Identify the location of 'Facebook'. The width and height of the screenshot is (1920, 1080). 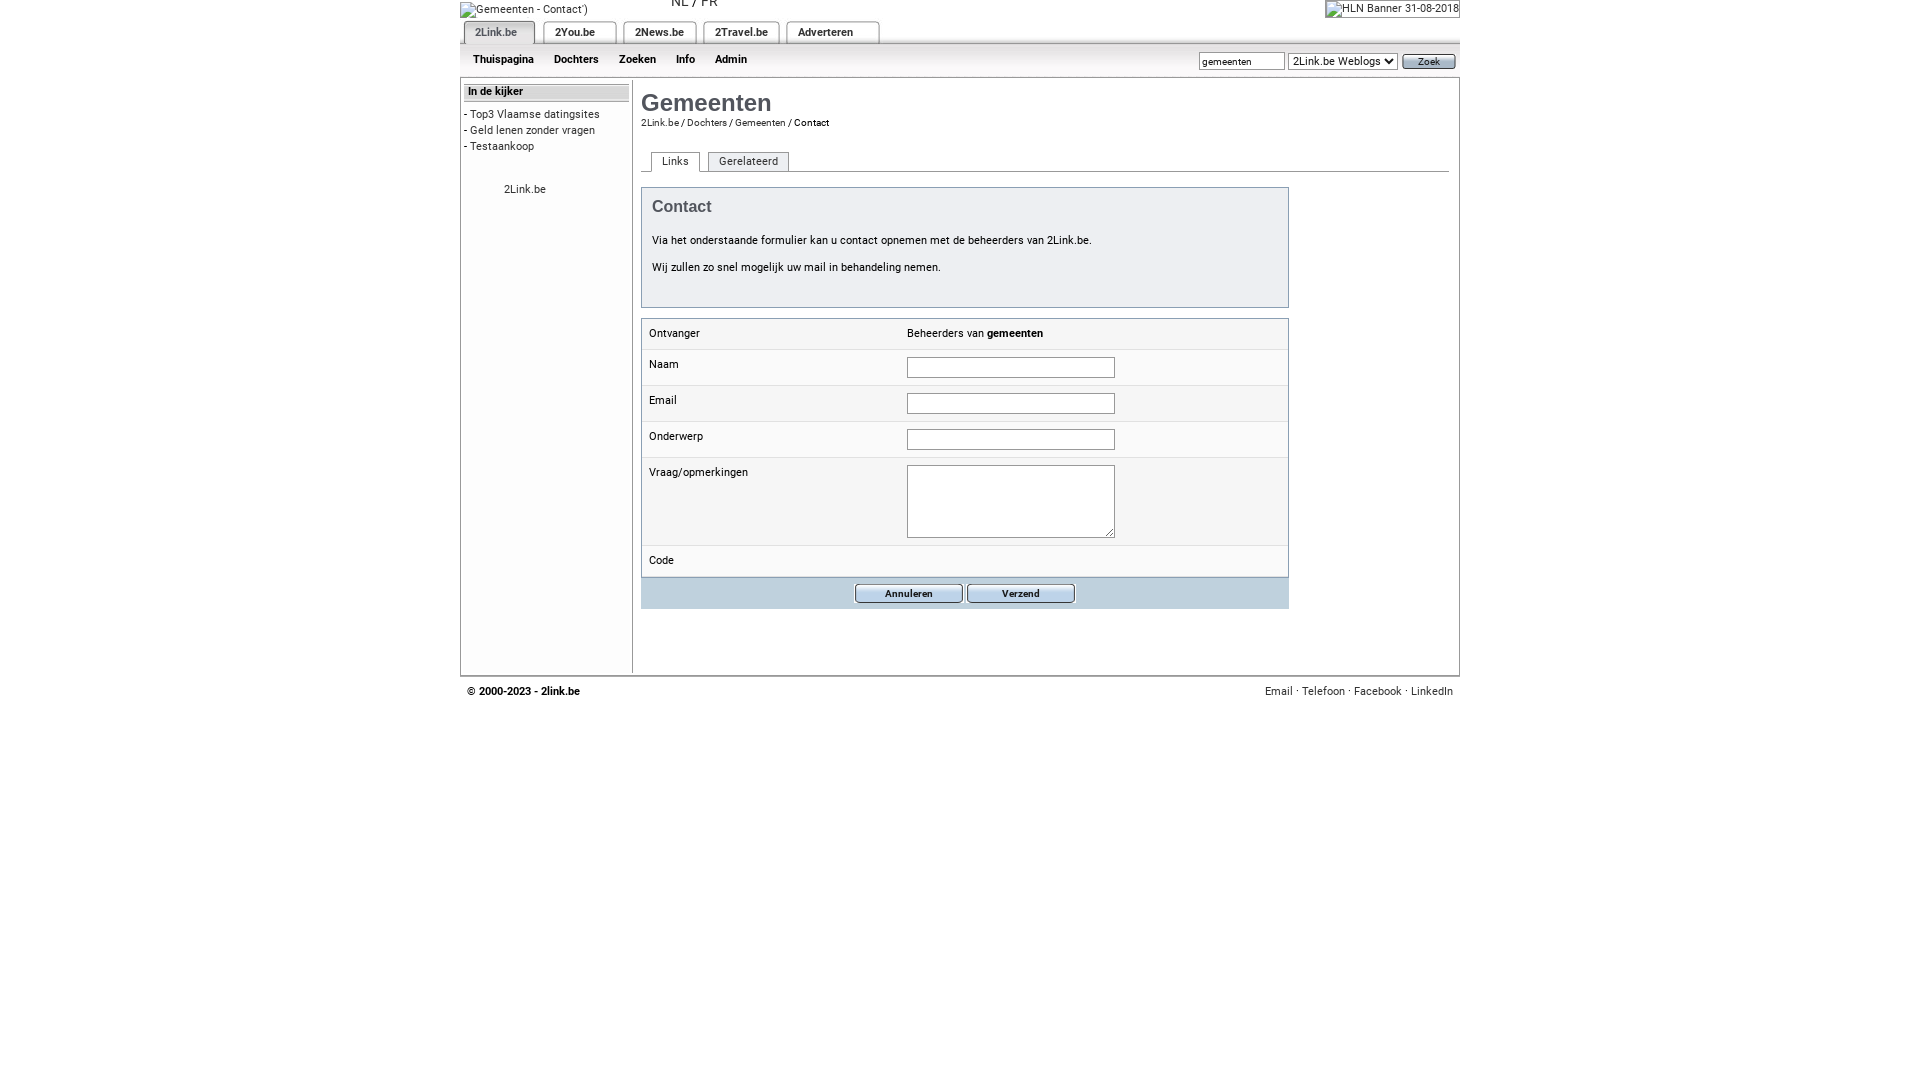
(1353, 690).